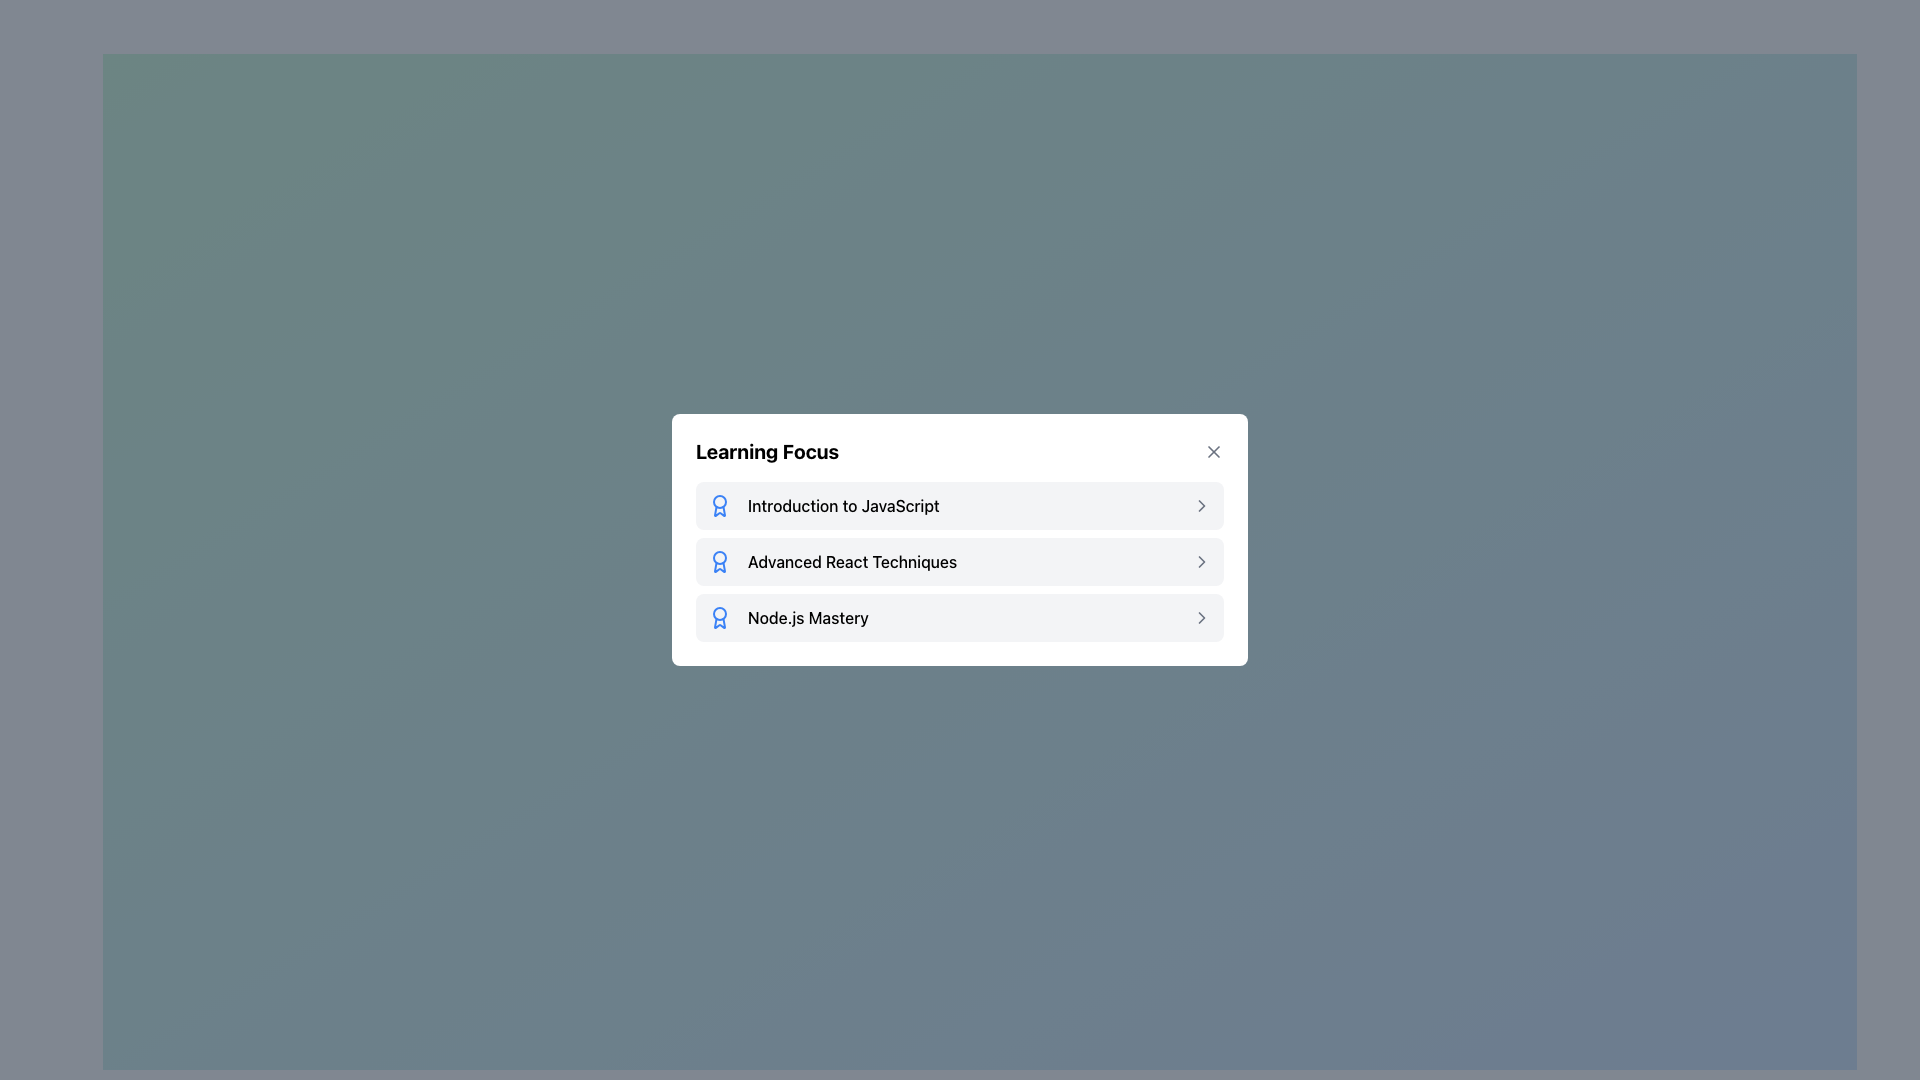  What do you see at coordinates (832, 562) in the screenshot?
I see `the second list item for 'Advanced React Techniques' in the vertical list, which is located beneath 'Introduction to JavaScript' and above 'Node.js Mastery'` at bounding box center [832, 562].